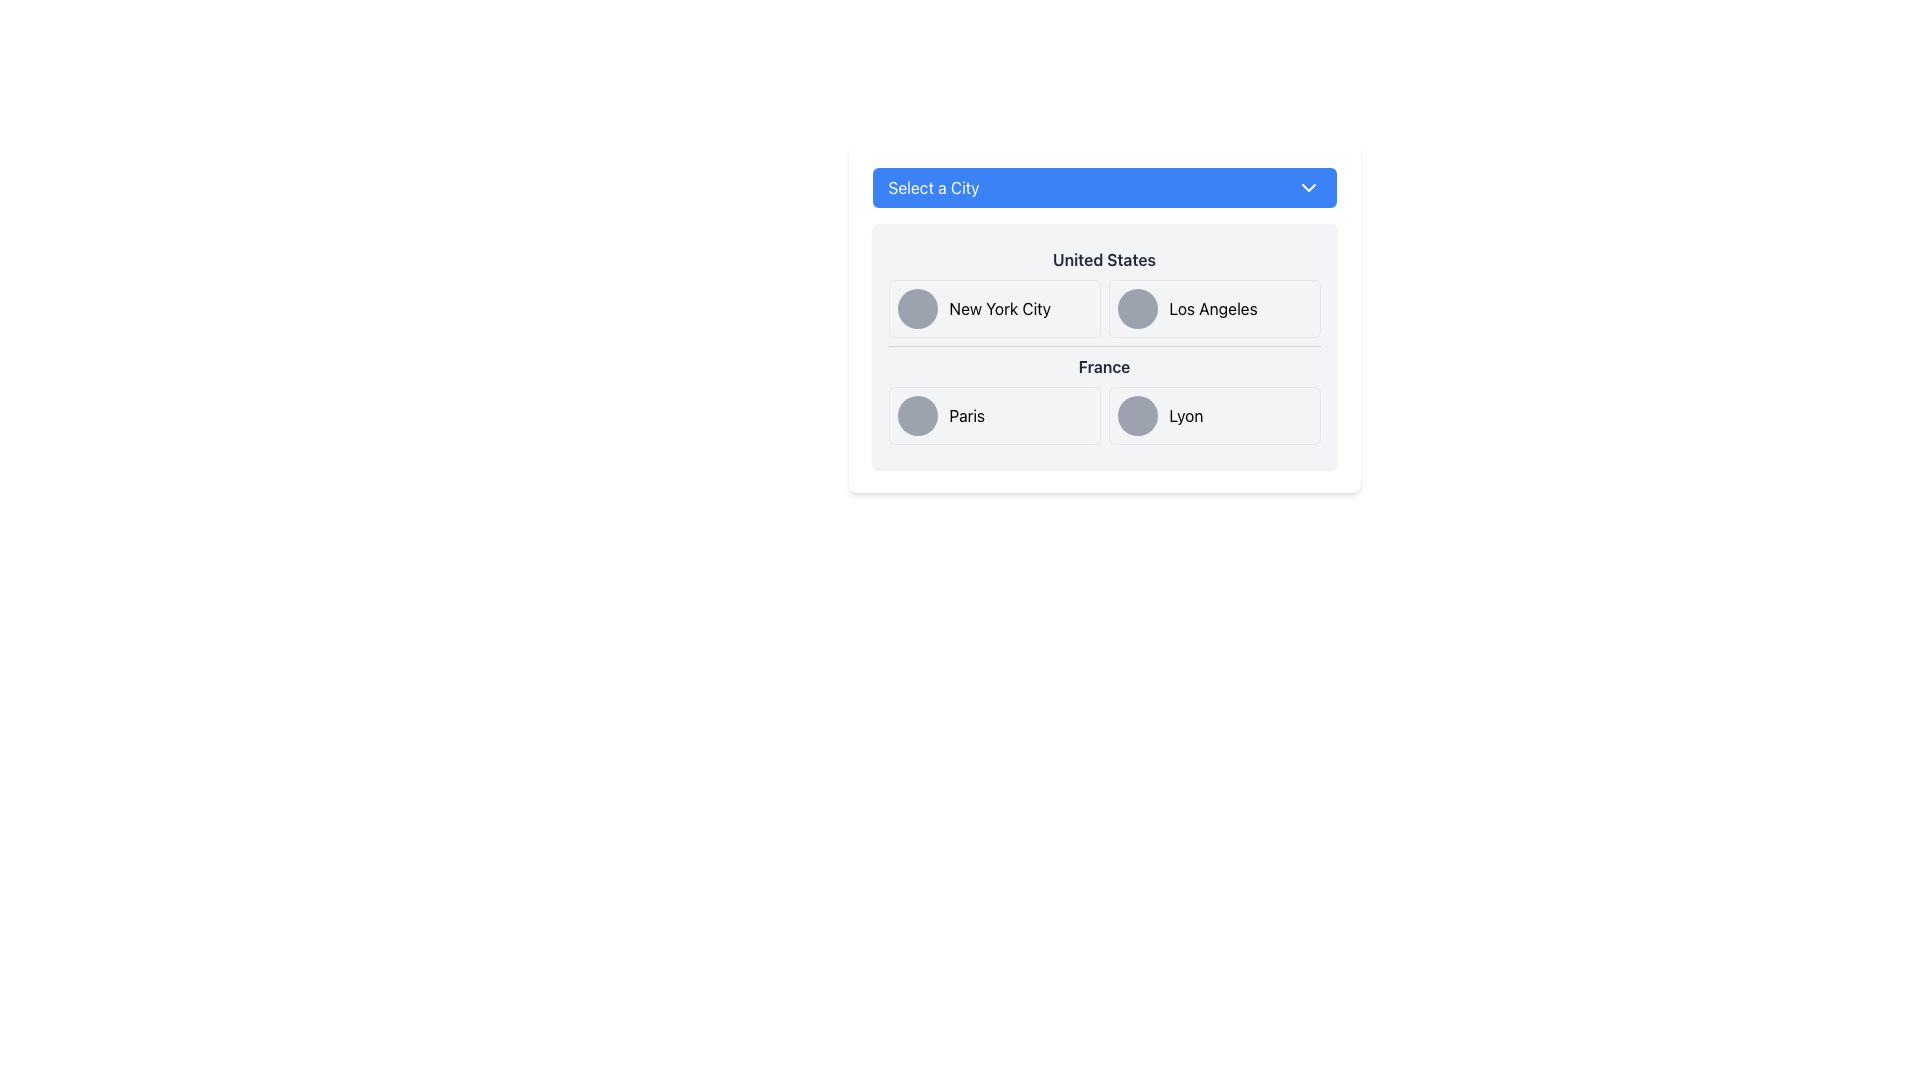 The width and height of the screenshot is (1920, 1080). I want to click on the button, so click(994, 415).